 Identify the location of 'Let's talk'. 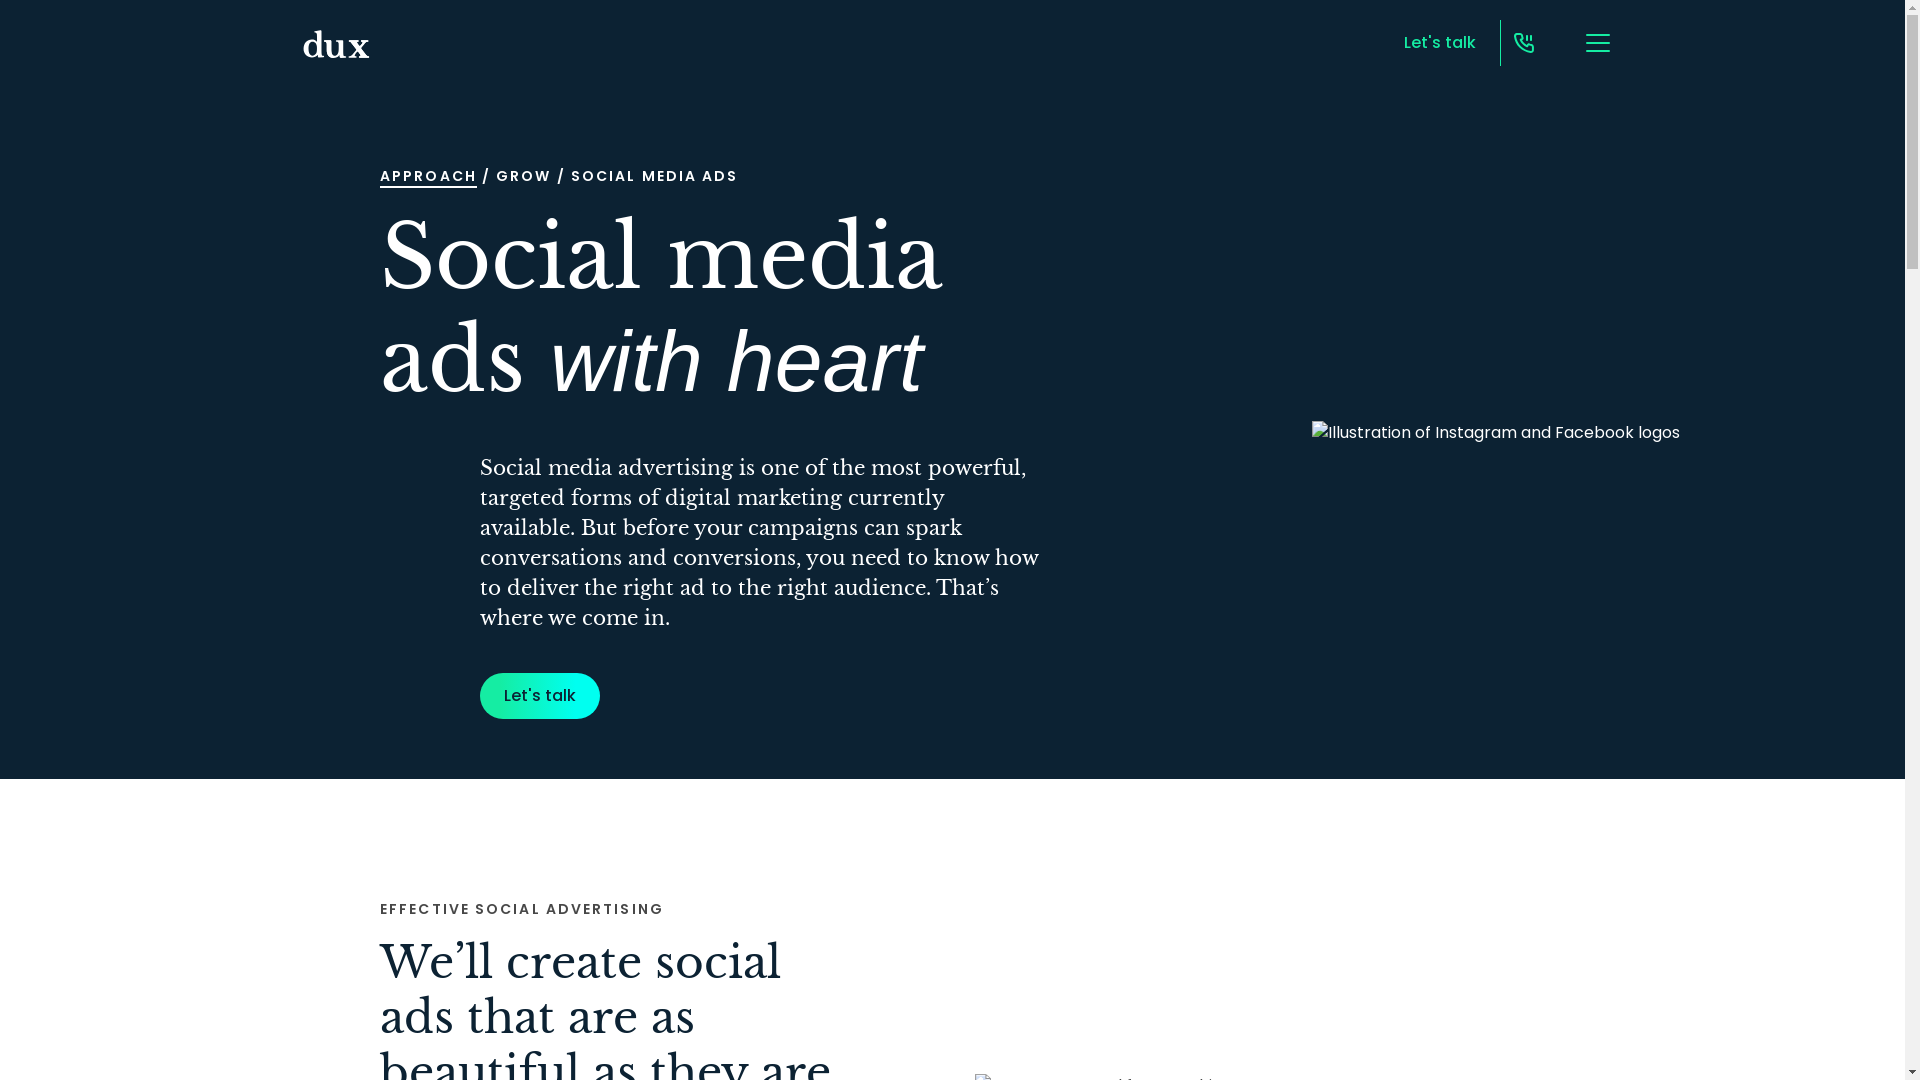
(539, 694).